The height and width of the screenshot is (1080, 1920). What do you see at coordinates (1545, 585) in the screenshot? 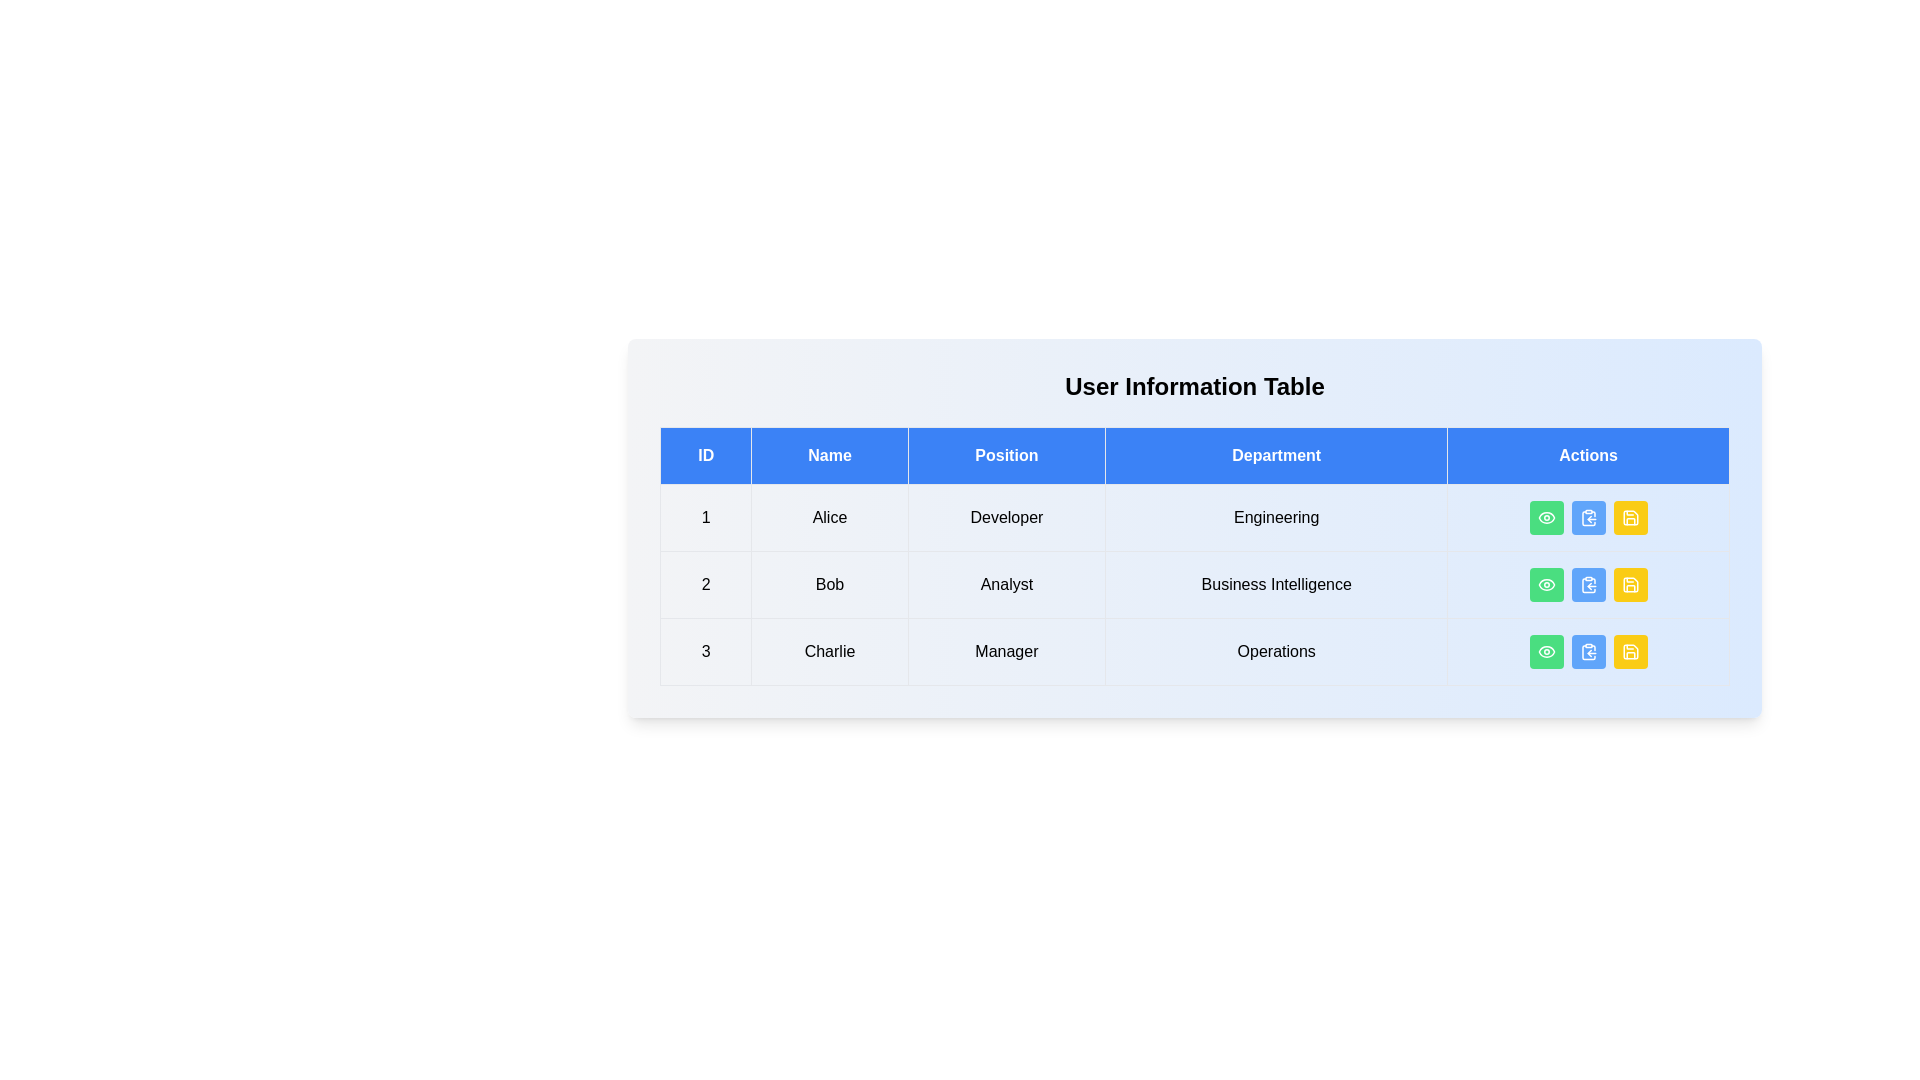
I see `the 'Eye' button in the 'Actions' column of the row corresponding to 2` at bounding box center [1545, 585].